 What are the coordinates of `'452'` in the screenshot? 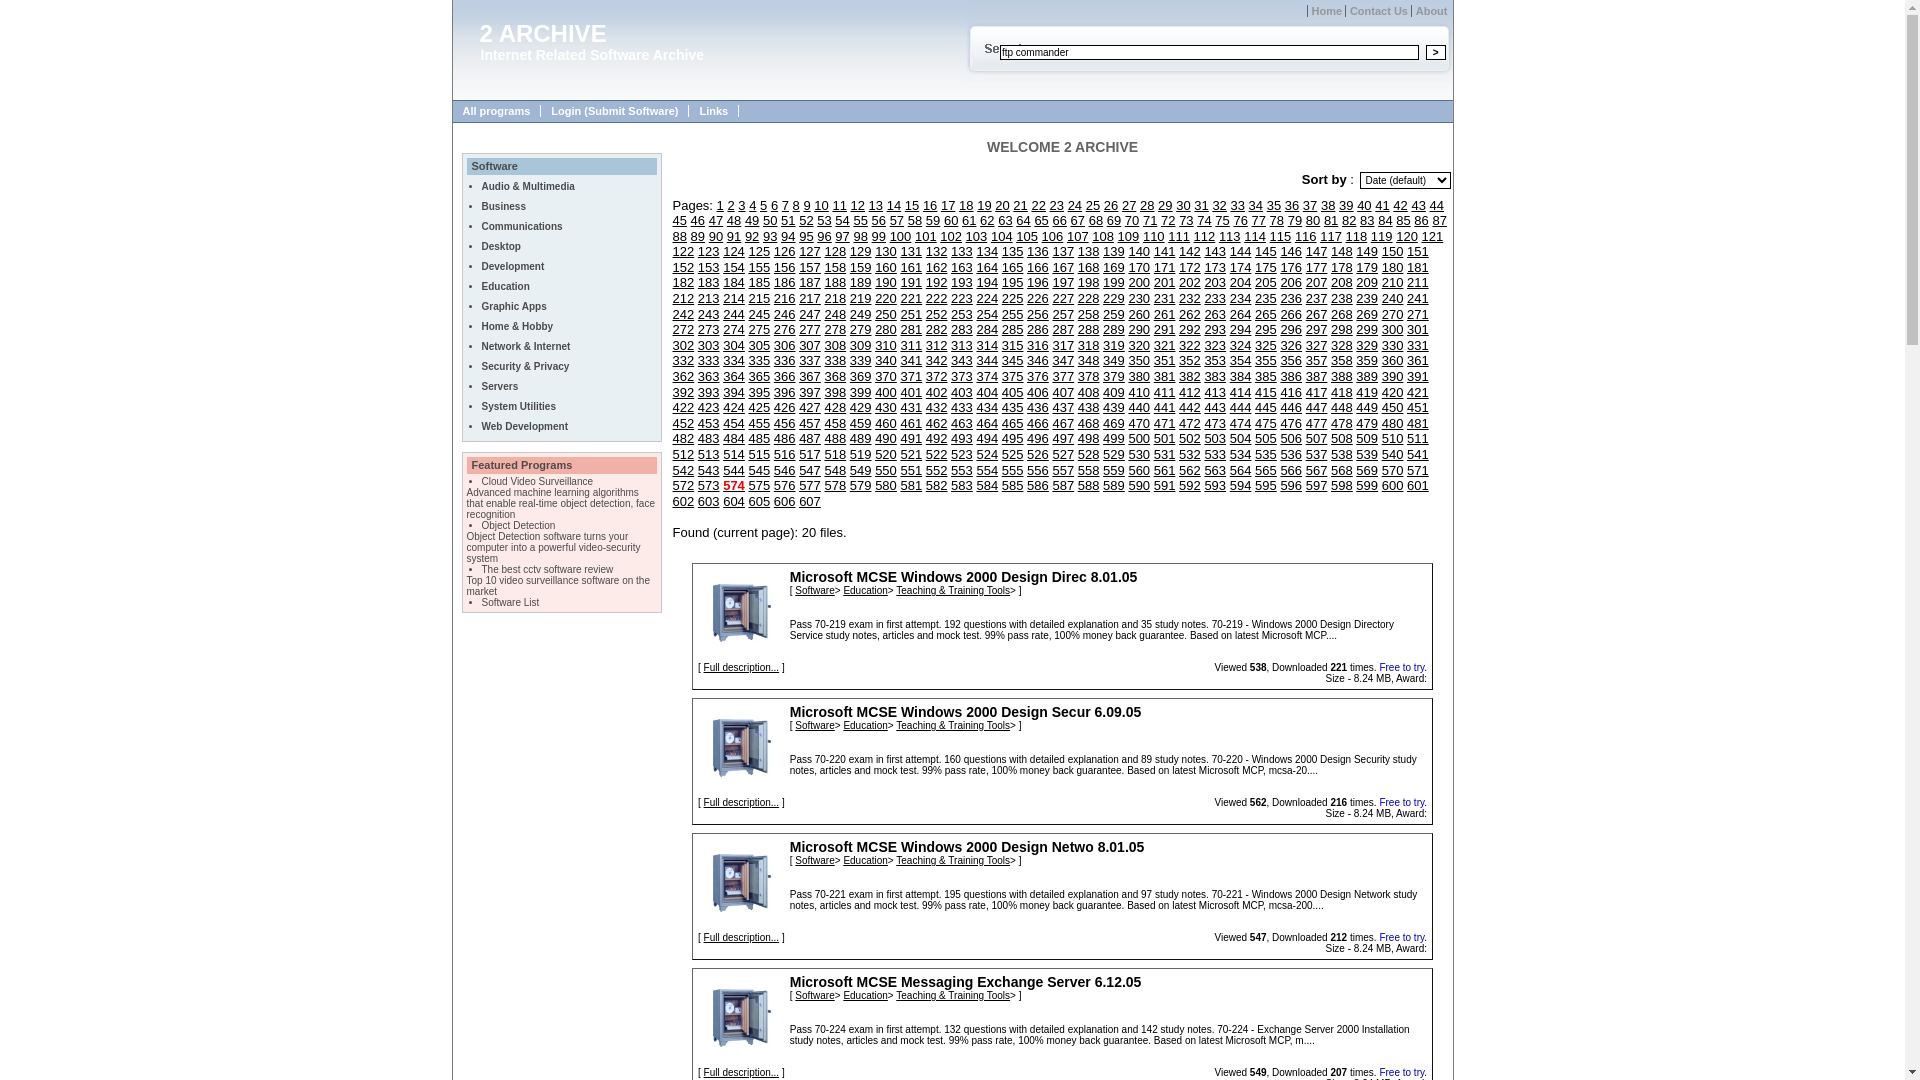 It's located at (682, 422).